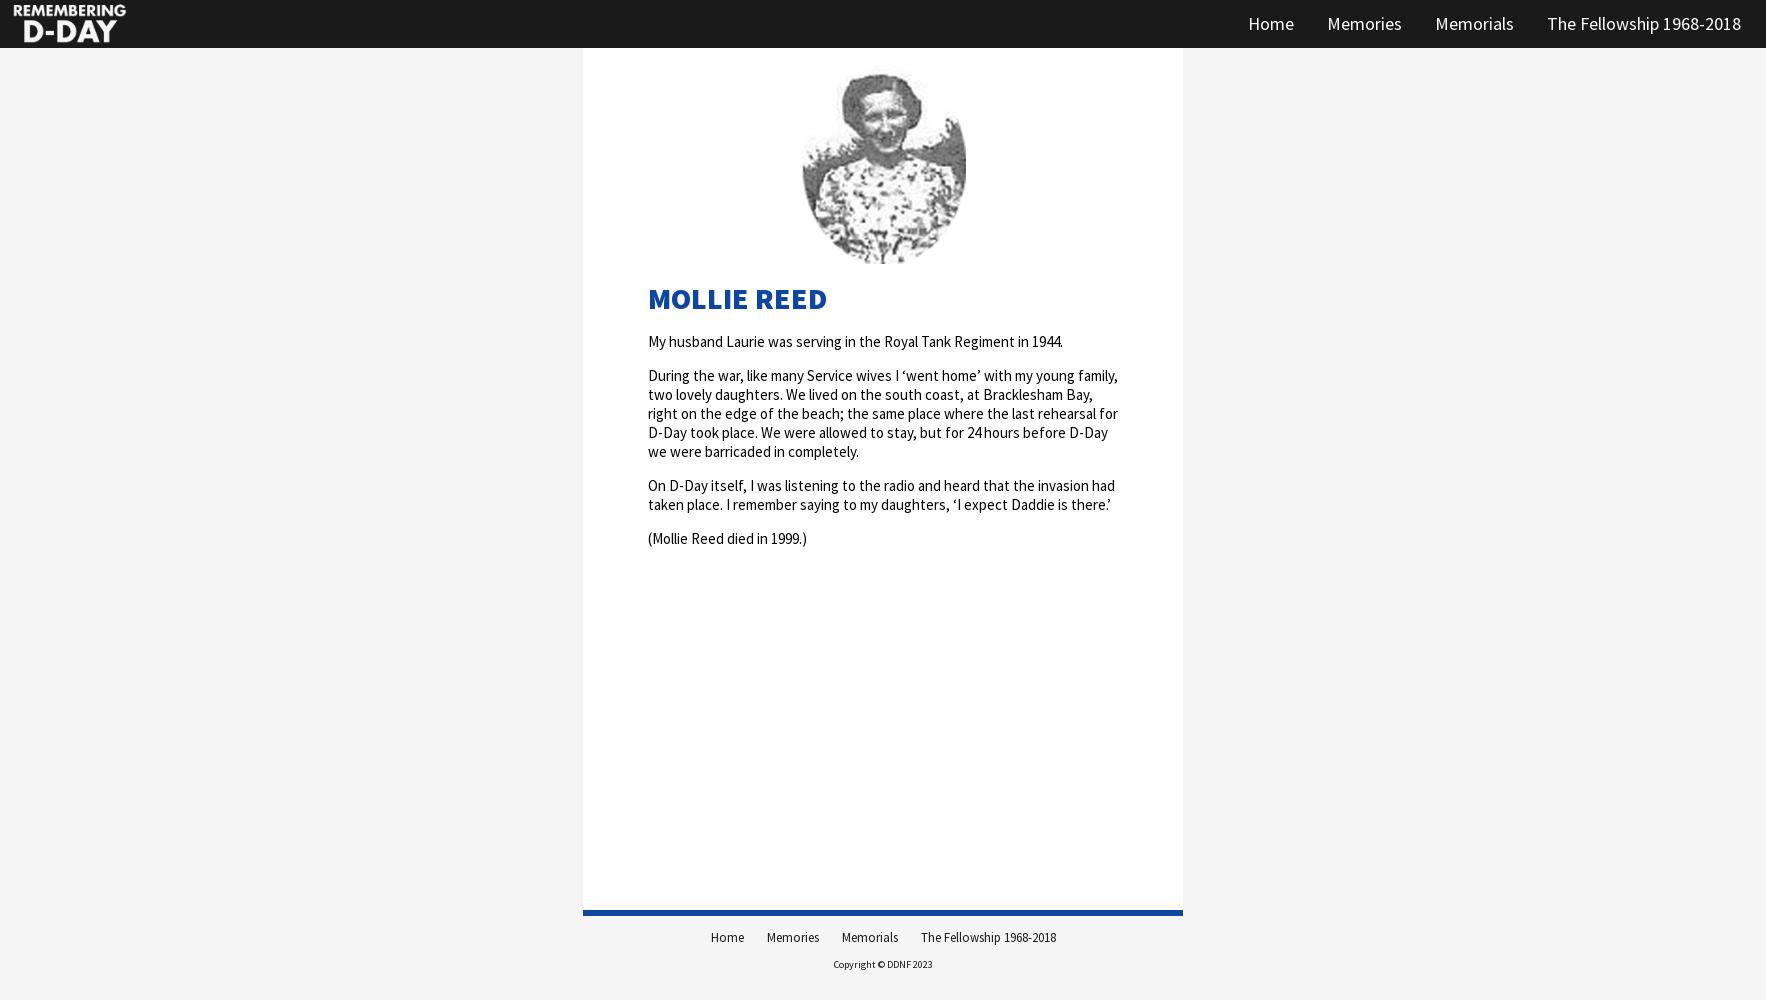 The width and height of the screenshot is (1766, 1000). What do you see at coordinates (883, 413) in the screenshot?
I see `'During the war, like many Service wives I ‘went home’ with my young family, two lovely daughters. We lived on the south coast, at Bracklesham Bay, right on the edge of the beach; the same place where the last rehearsal for D-Day took place. We were allowed to stay, but for 24 hours before D-Day we were barricaded in completely.'` at bounding box center [883, 413].